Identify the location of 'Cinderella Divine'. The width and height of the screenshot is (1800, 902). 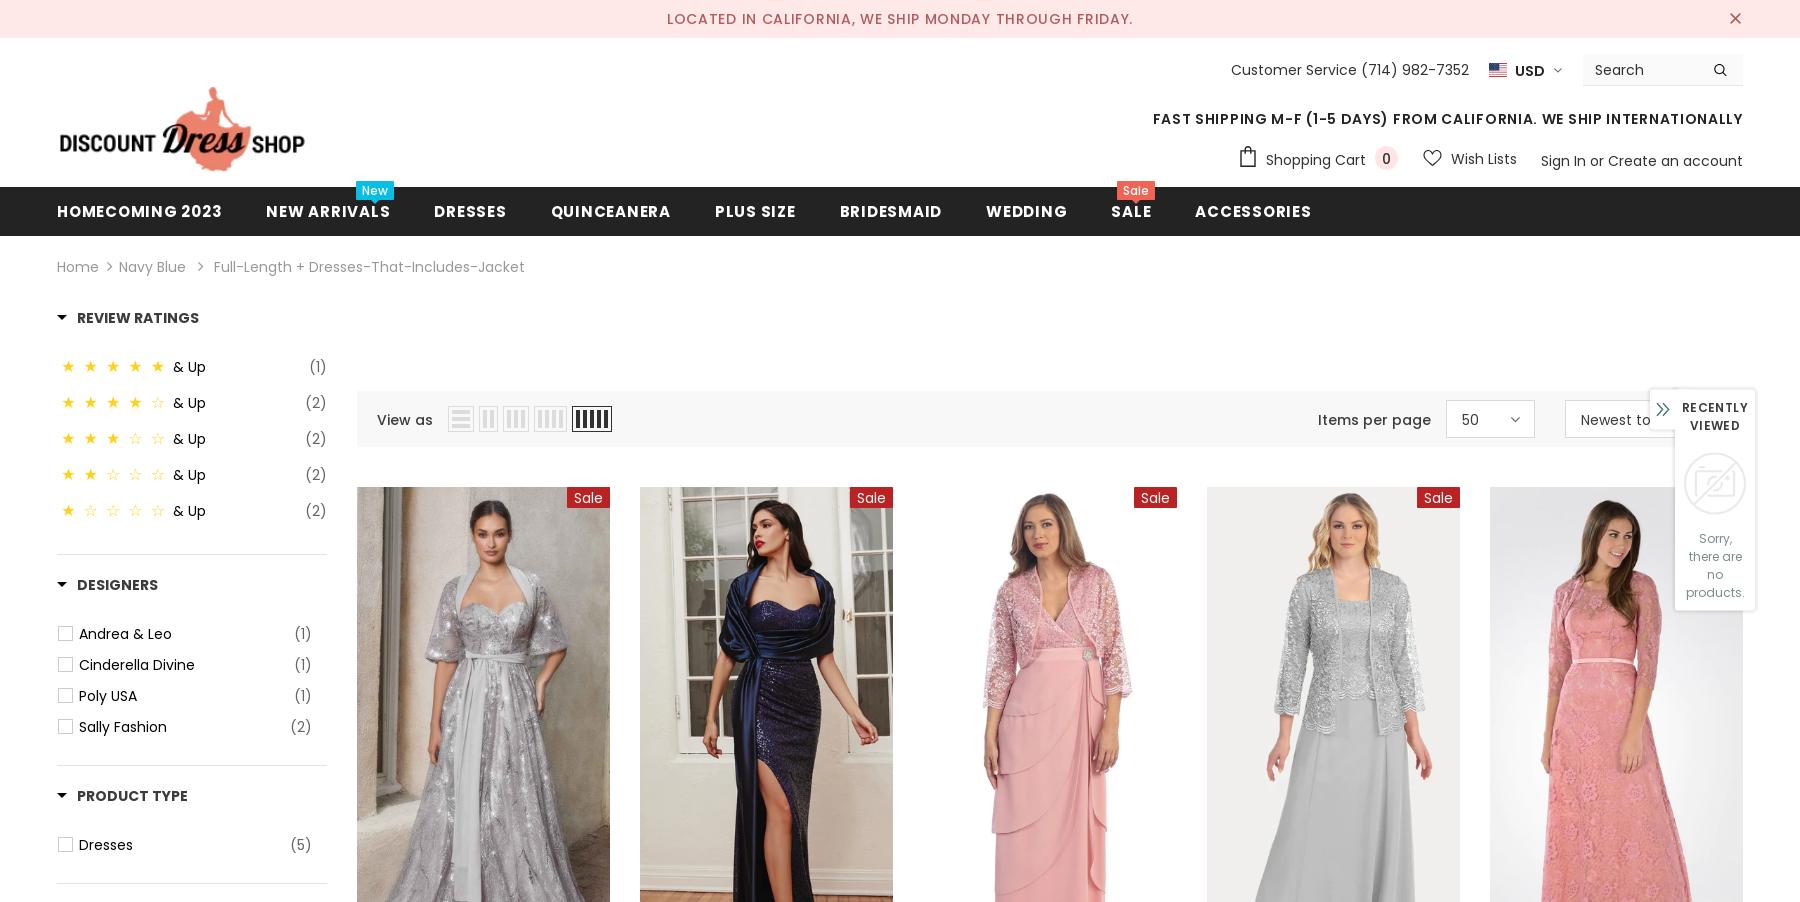
(136, 664).